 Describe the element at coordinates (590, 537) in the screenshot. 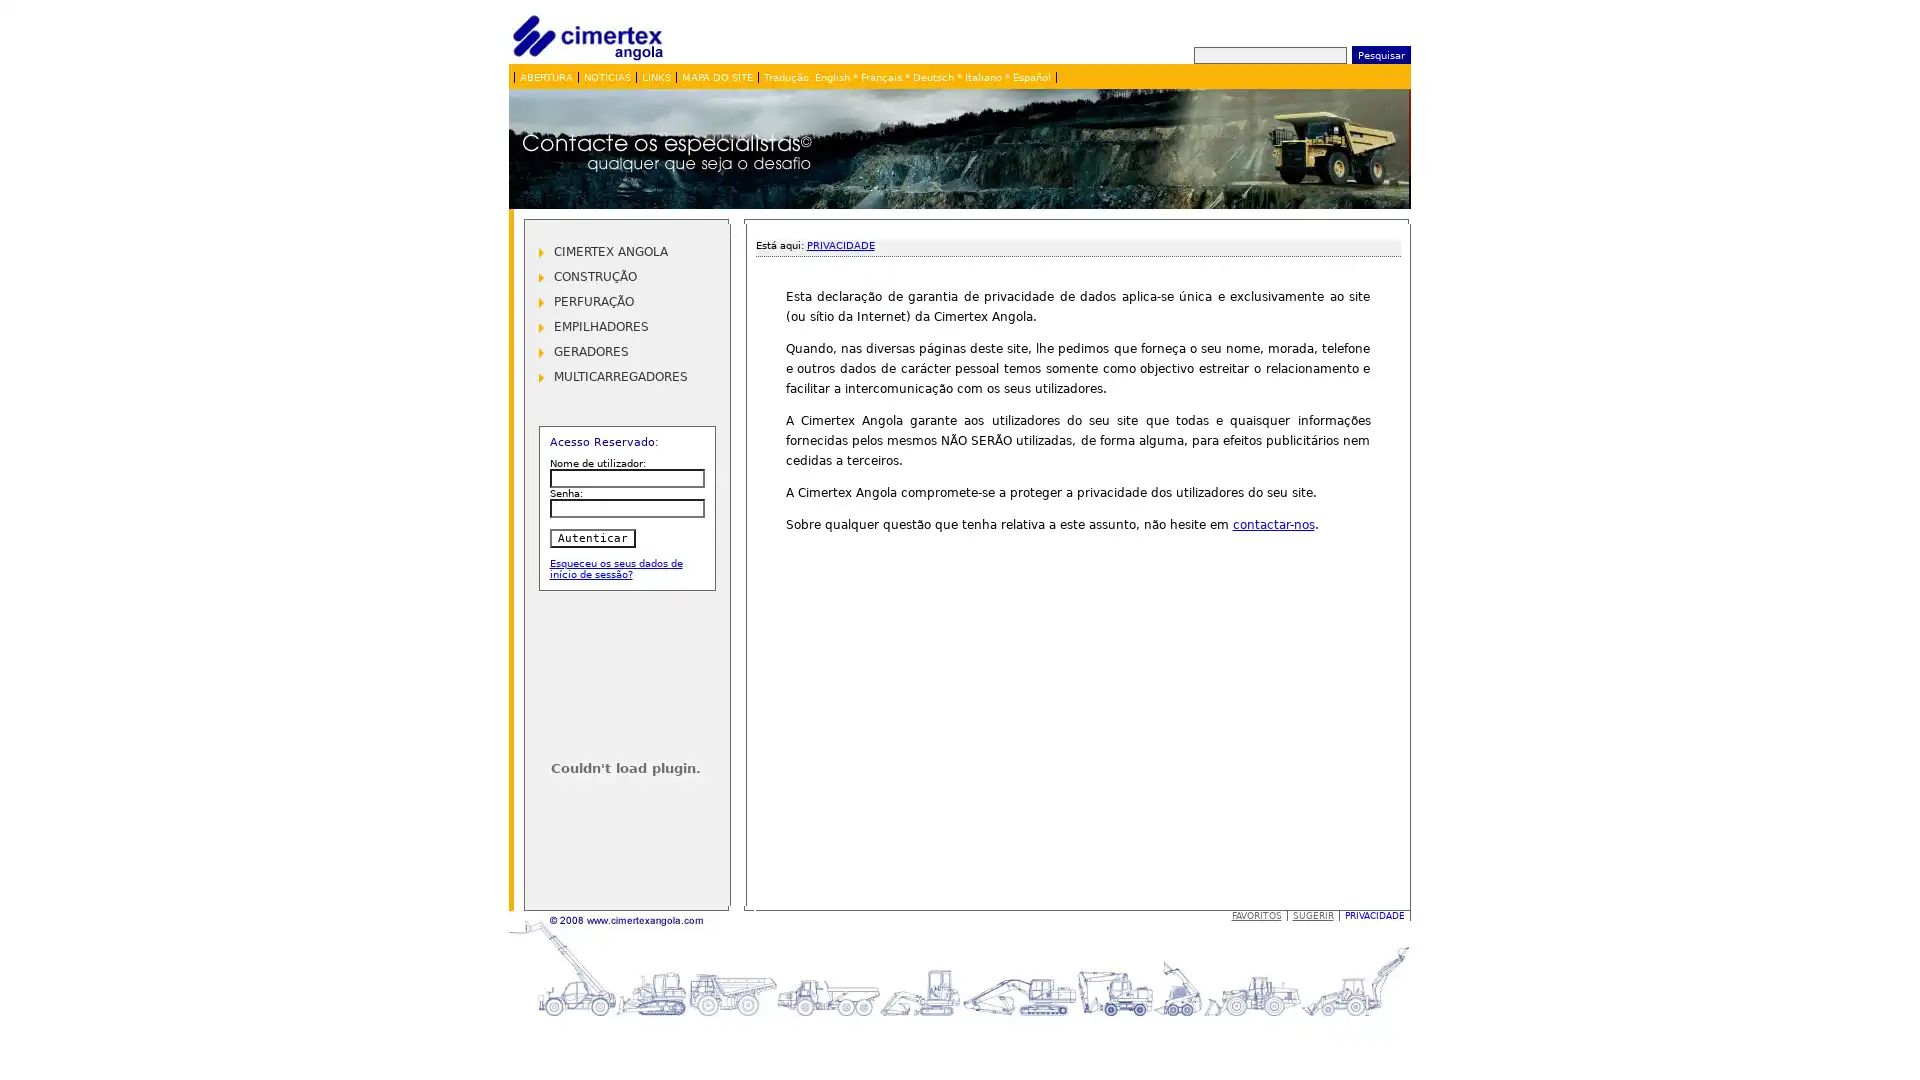

I see `Autenticar` at that location.